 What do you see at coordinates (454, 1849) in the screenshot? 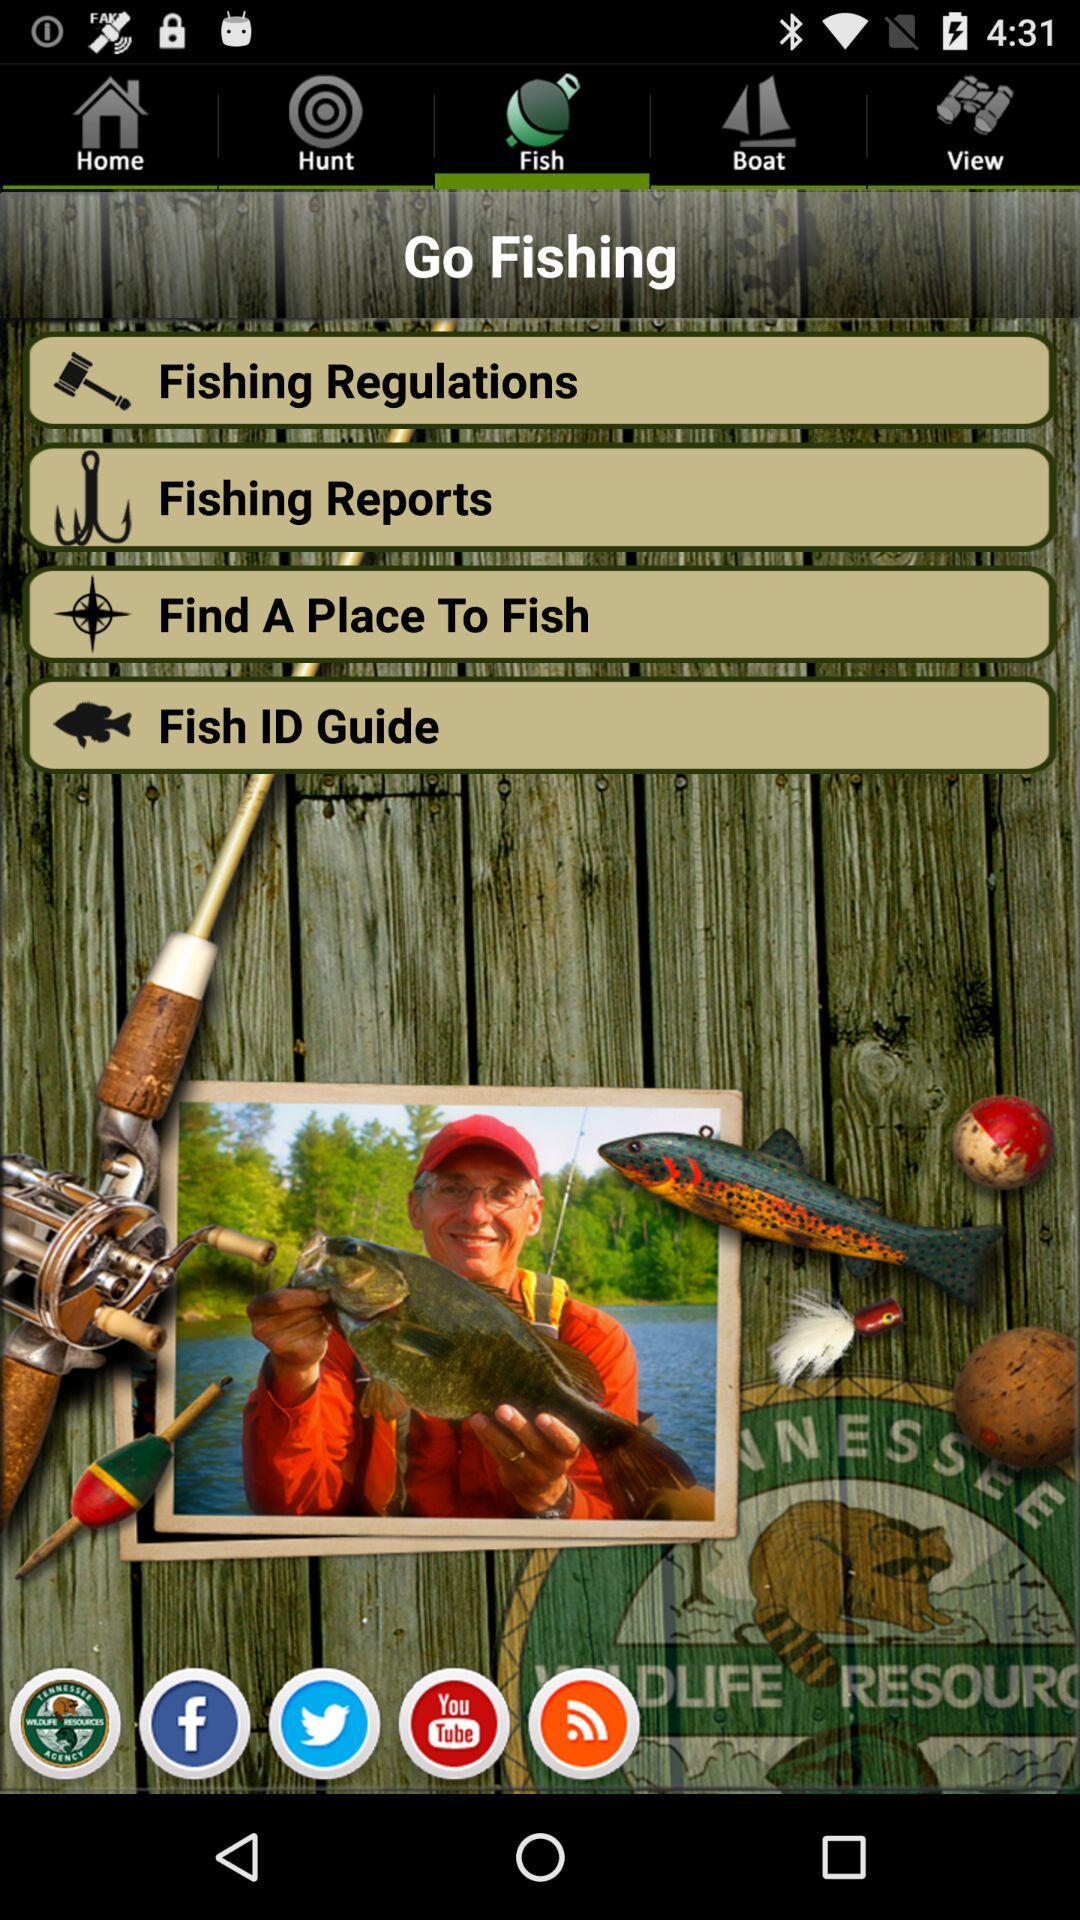
I see `the emoji icon` at bounding box center [454, 1849].